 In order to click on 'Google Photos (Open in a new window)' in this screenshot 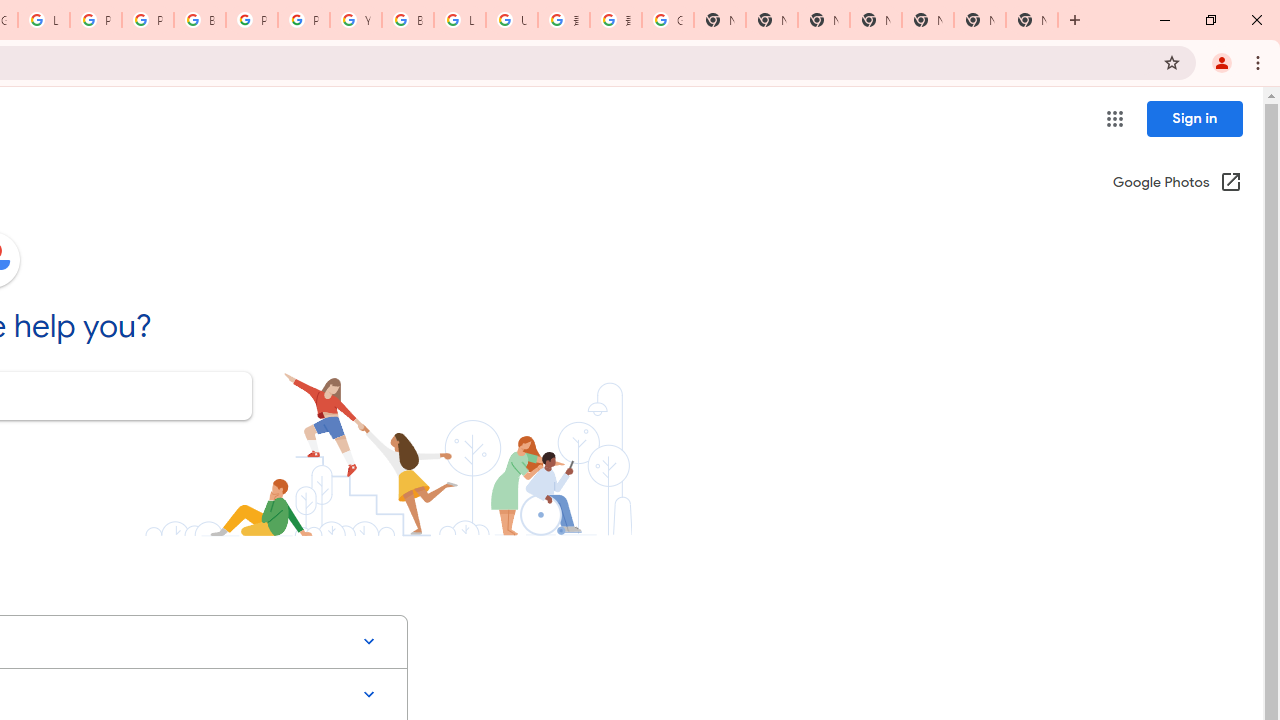, I will do `click(1177, 183)`.